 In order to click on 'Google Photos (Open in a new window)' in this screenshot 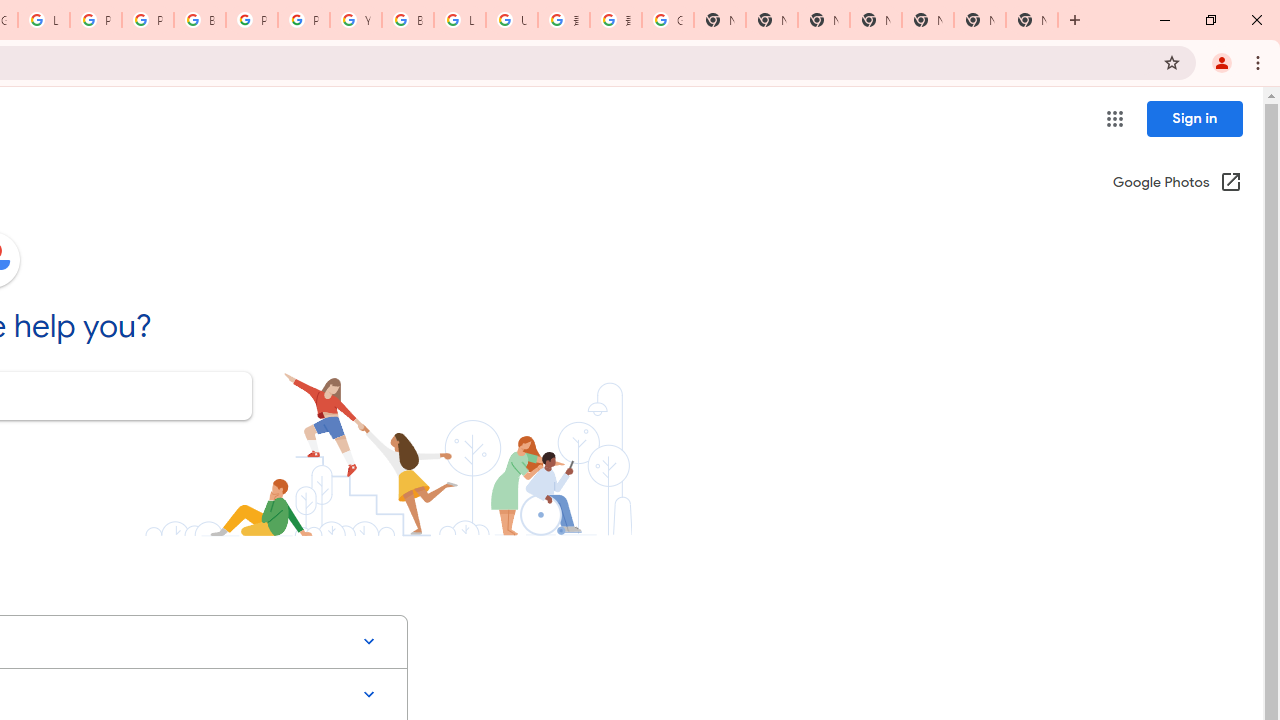, I will do `click(1177, 183)`.